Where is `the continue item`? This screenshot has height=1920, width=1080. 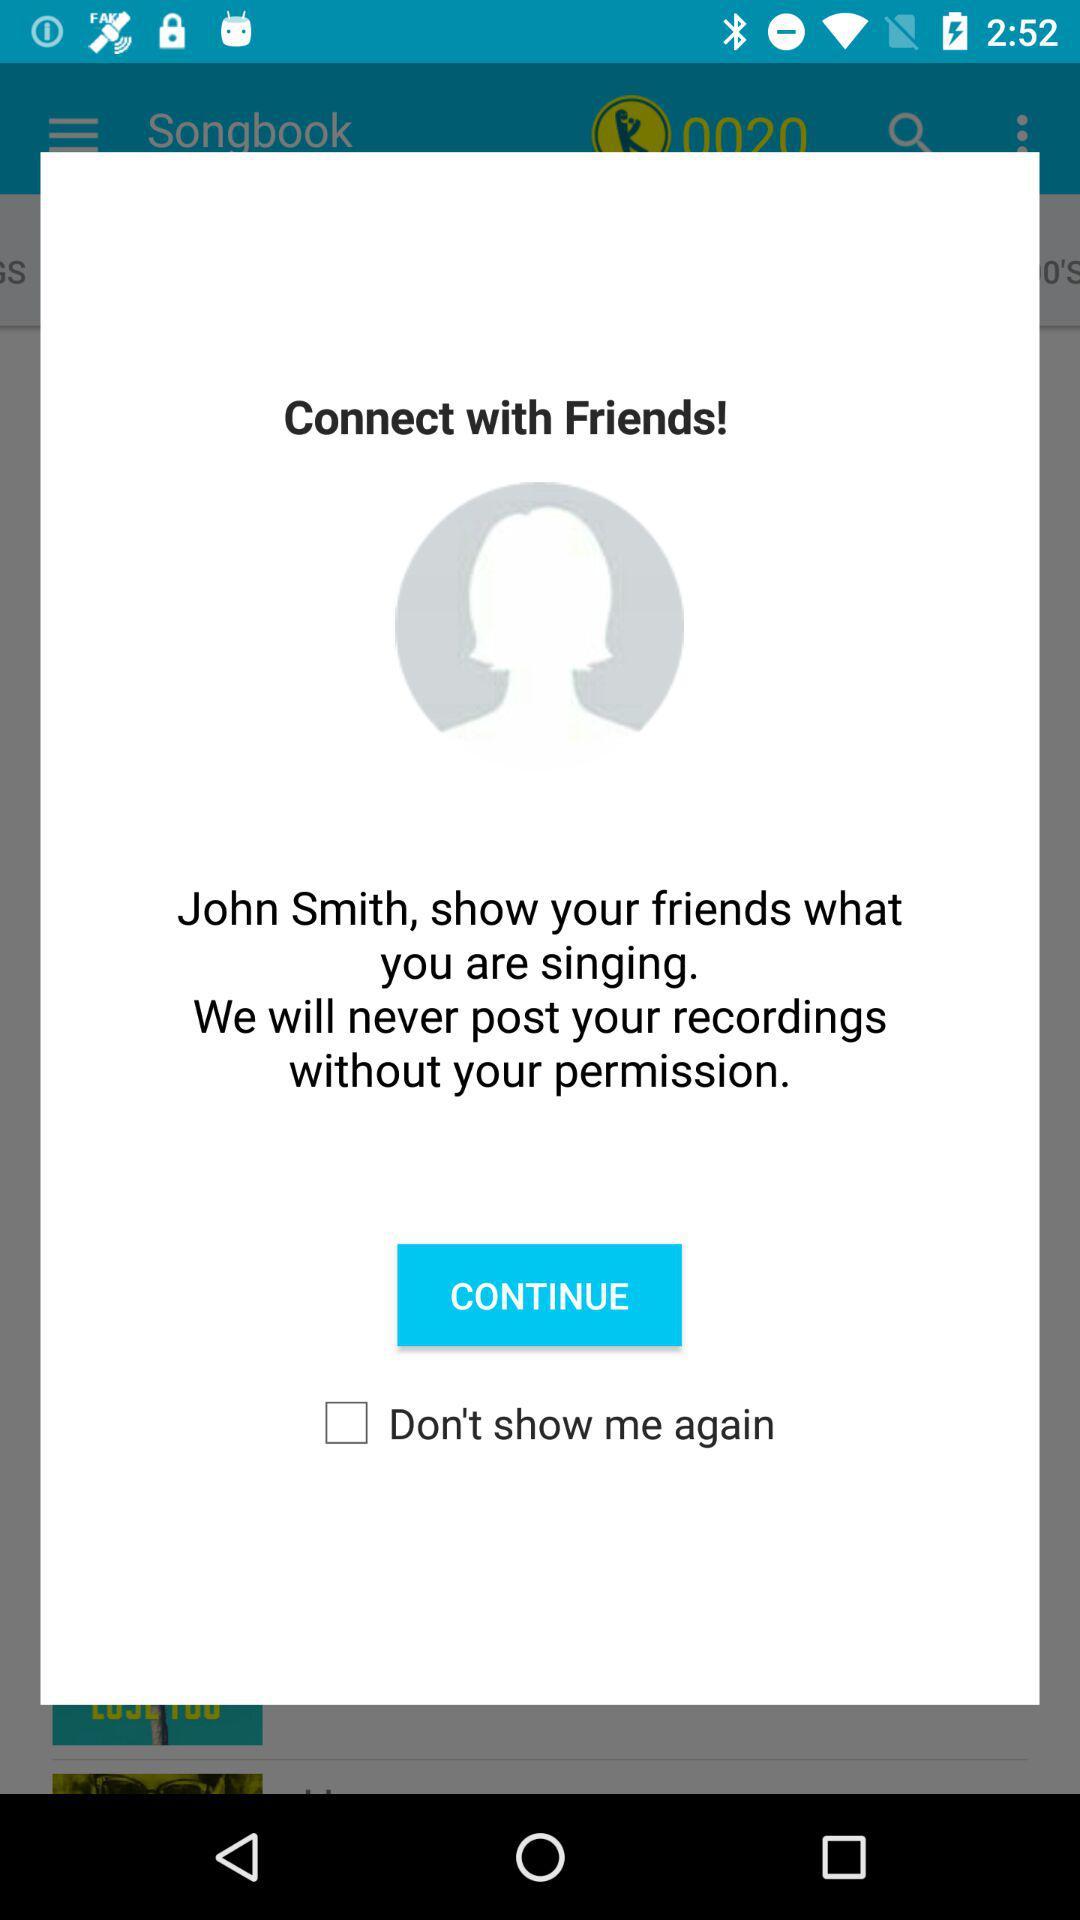 the continue item is located at coordinates (538, 1295).